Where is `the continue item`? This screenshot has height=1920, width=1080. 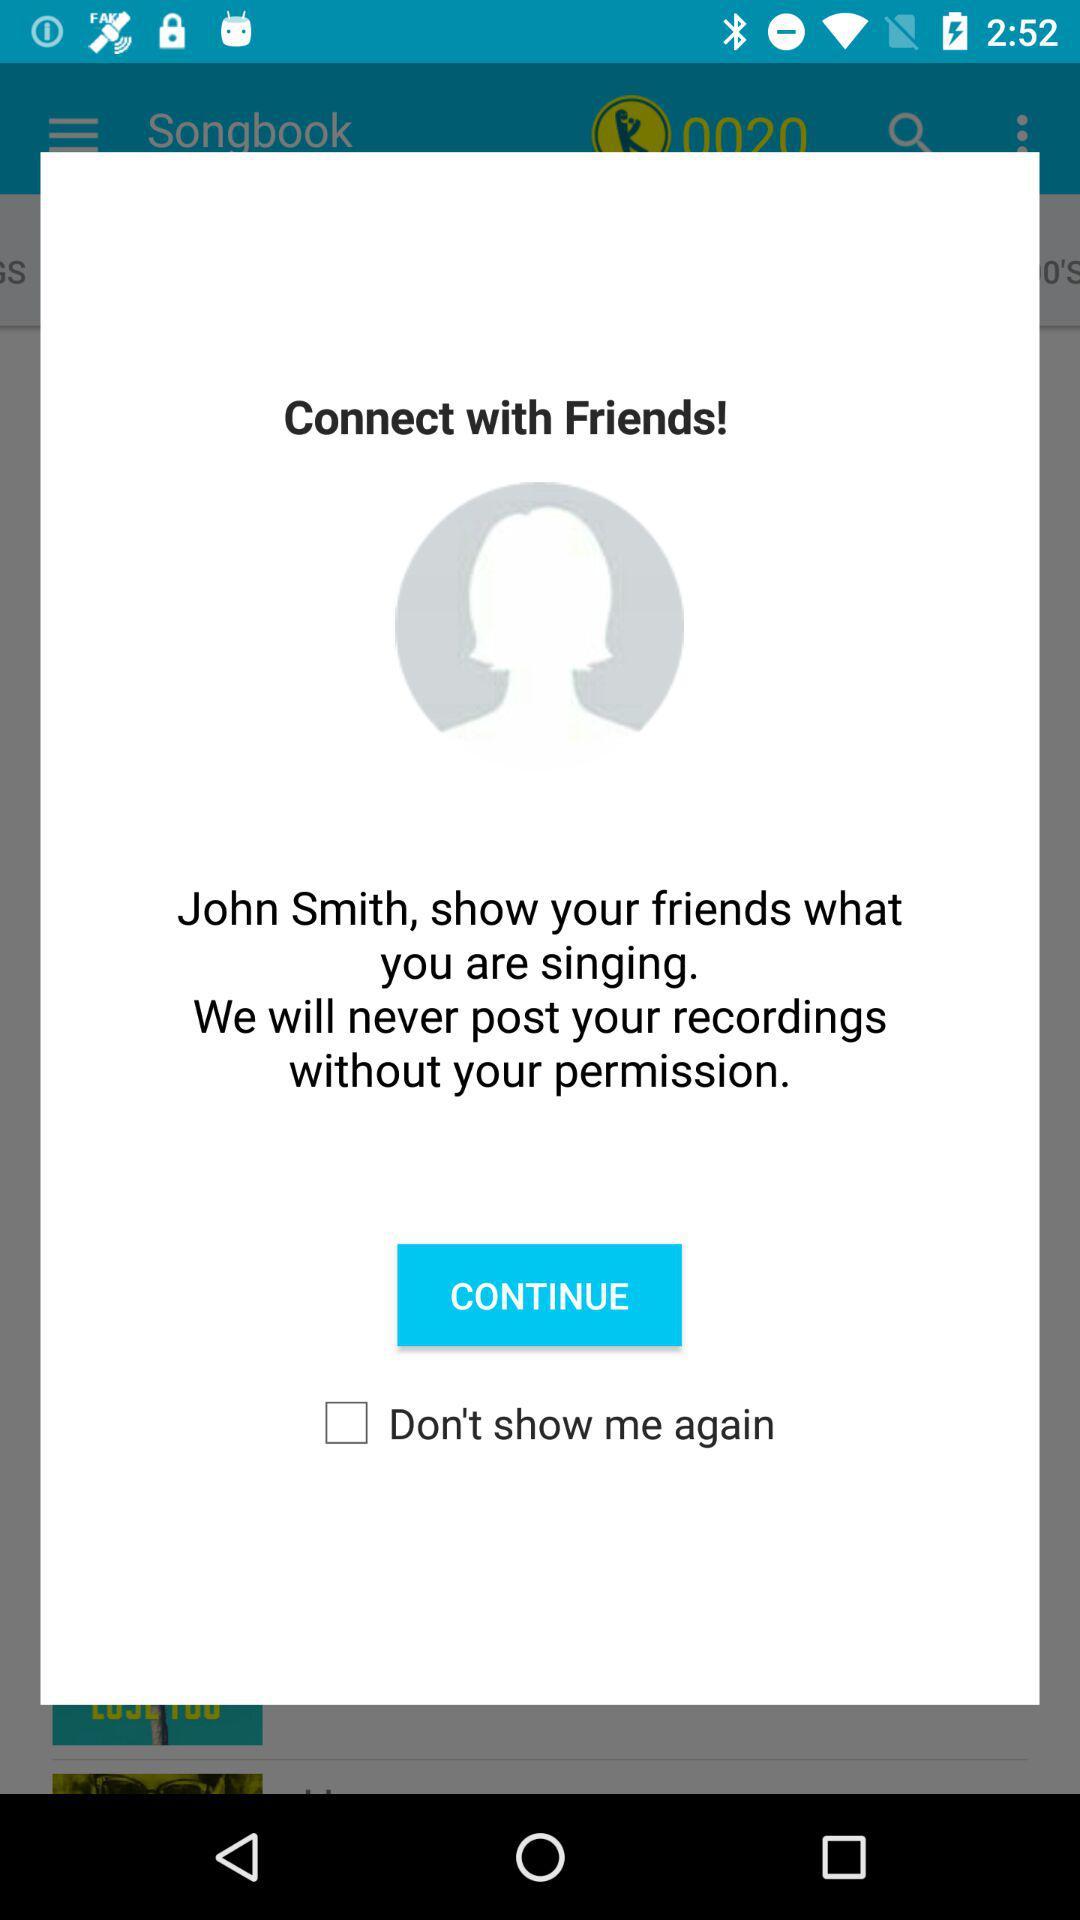 the continue item is located at coordinates (538, 1295).